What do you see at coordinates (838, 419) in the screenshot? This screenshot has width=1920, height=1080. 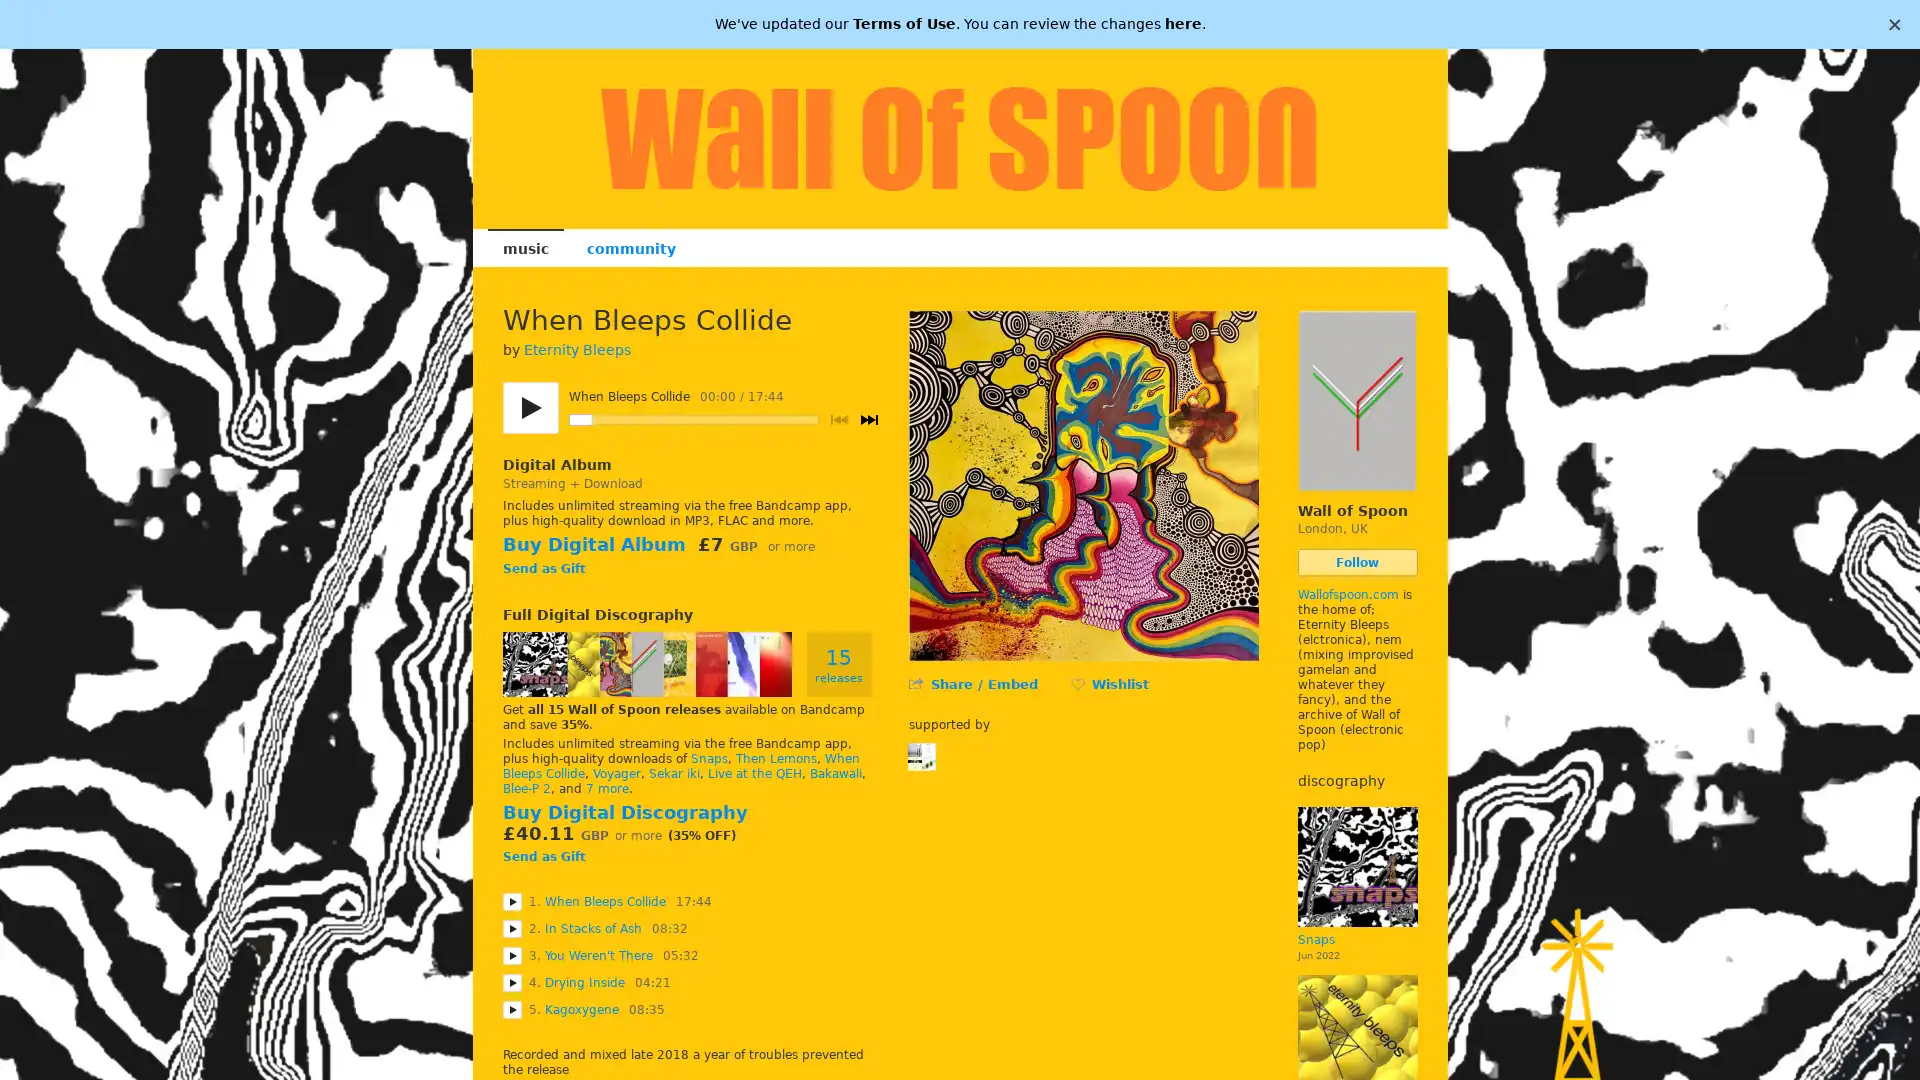 I see `Previous track` at bounding box center [838, 419].